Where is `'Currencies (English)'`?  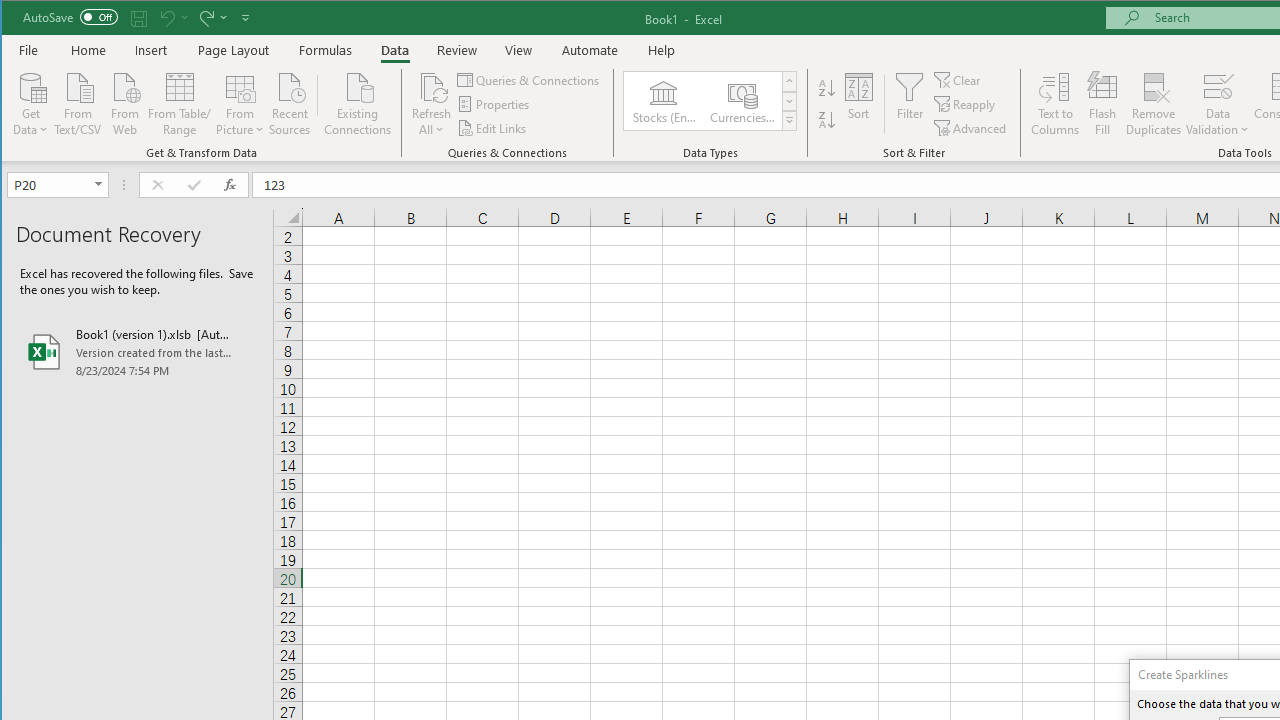
'Currencies (English)' is located at coordinates (740, 100).